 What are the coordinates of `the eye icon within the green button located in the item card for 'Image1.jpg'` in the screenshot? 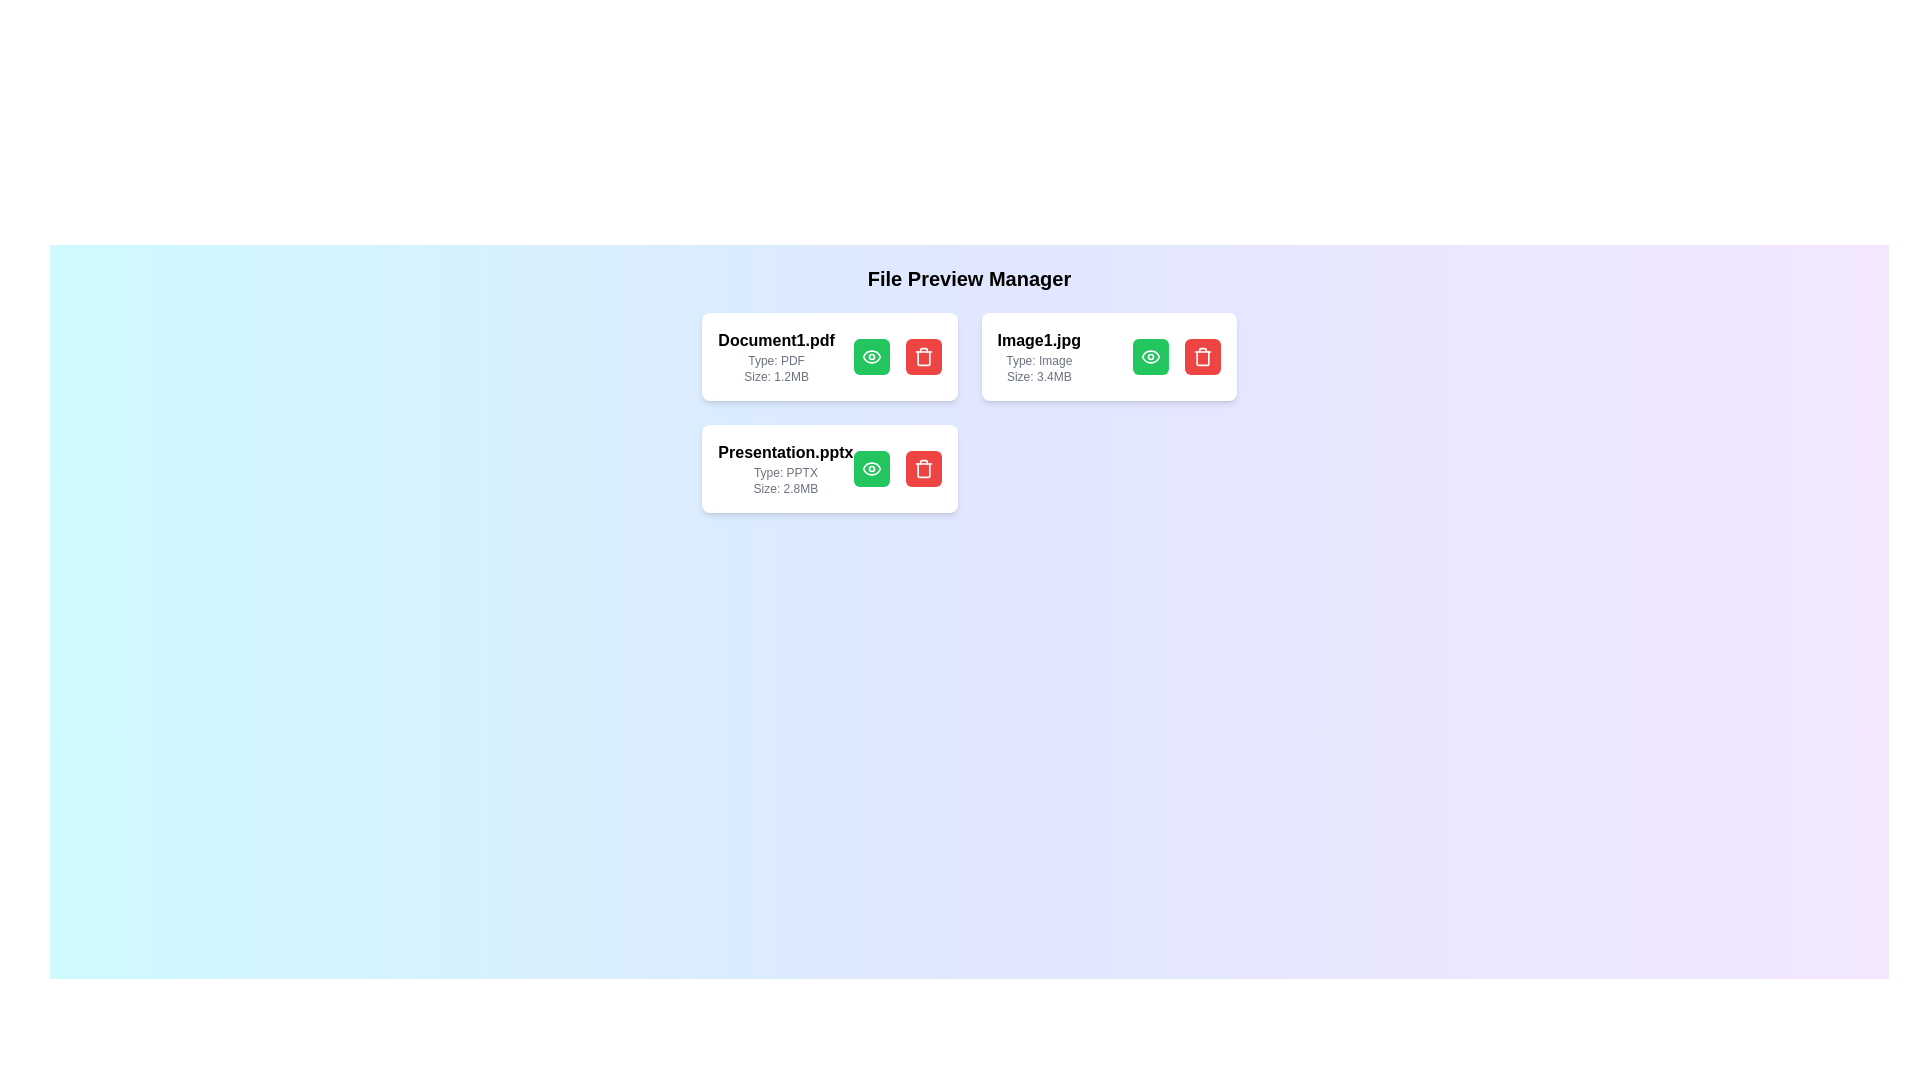 It's located at (1150, 356).